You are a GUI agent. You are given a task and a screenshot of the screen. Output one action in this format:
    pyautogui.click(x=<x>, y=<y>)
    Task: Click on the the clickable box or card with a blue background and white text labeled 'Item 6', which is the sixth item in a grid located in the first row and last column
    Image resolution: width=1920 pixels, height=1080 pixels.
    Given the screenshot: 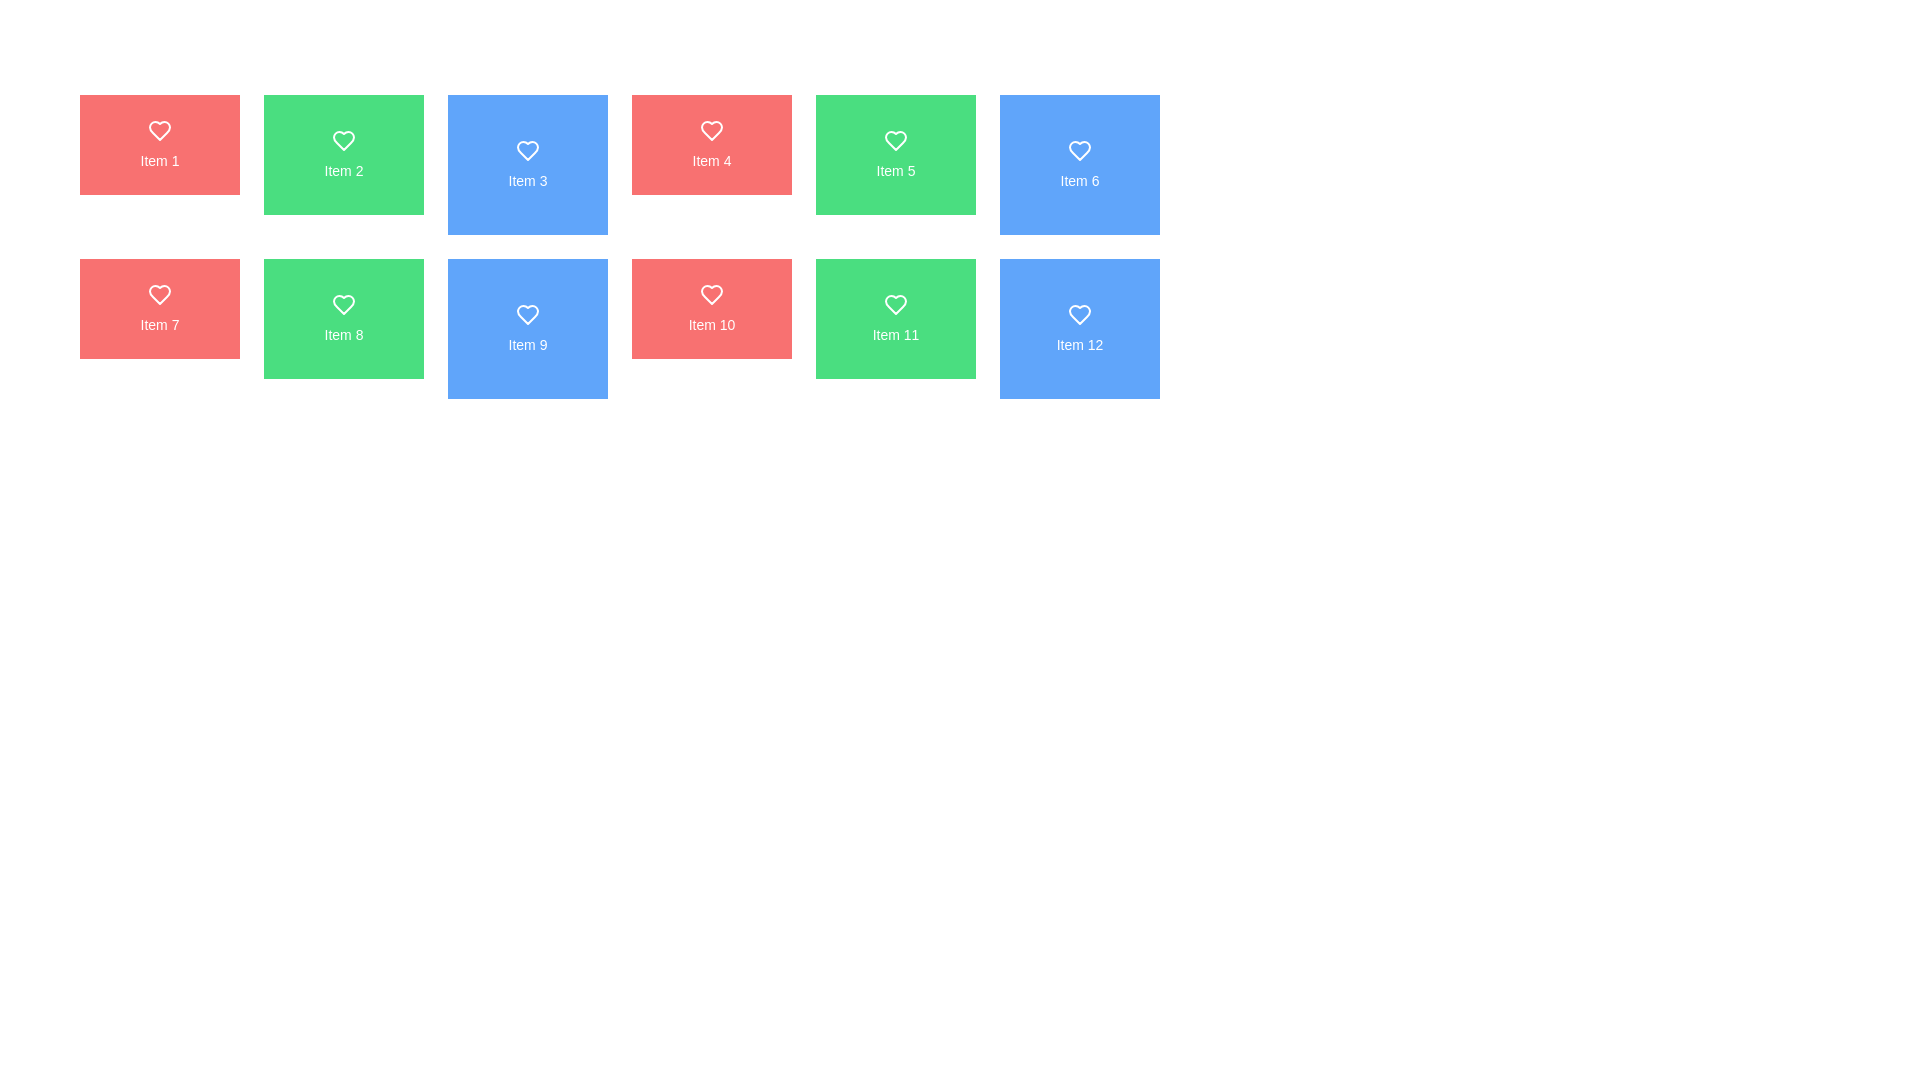 What is the action you would take?
    pyautogui.click(x=1079, y=164)
    